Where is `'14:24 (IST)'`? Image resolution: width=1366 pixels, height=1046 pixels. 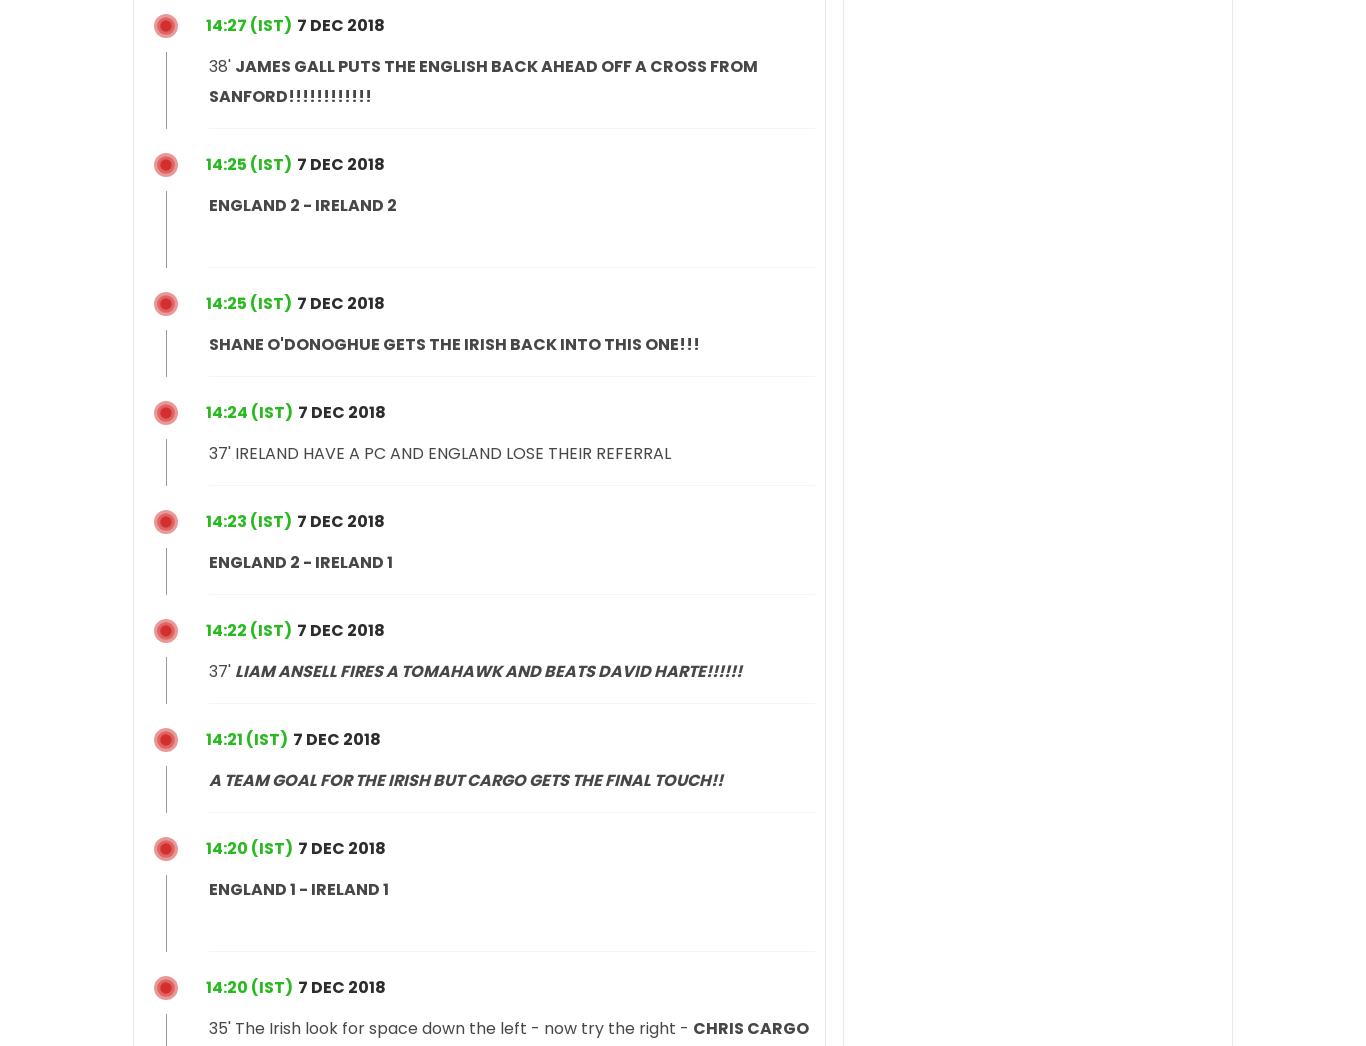
'14:24 (IST)' is located at coordinates (204, 411).